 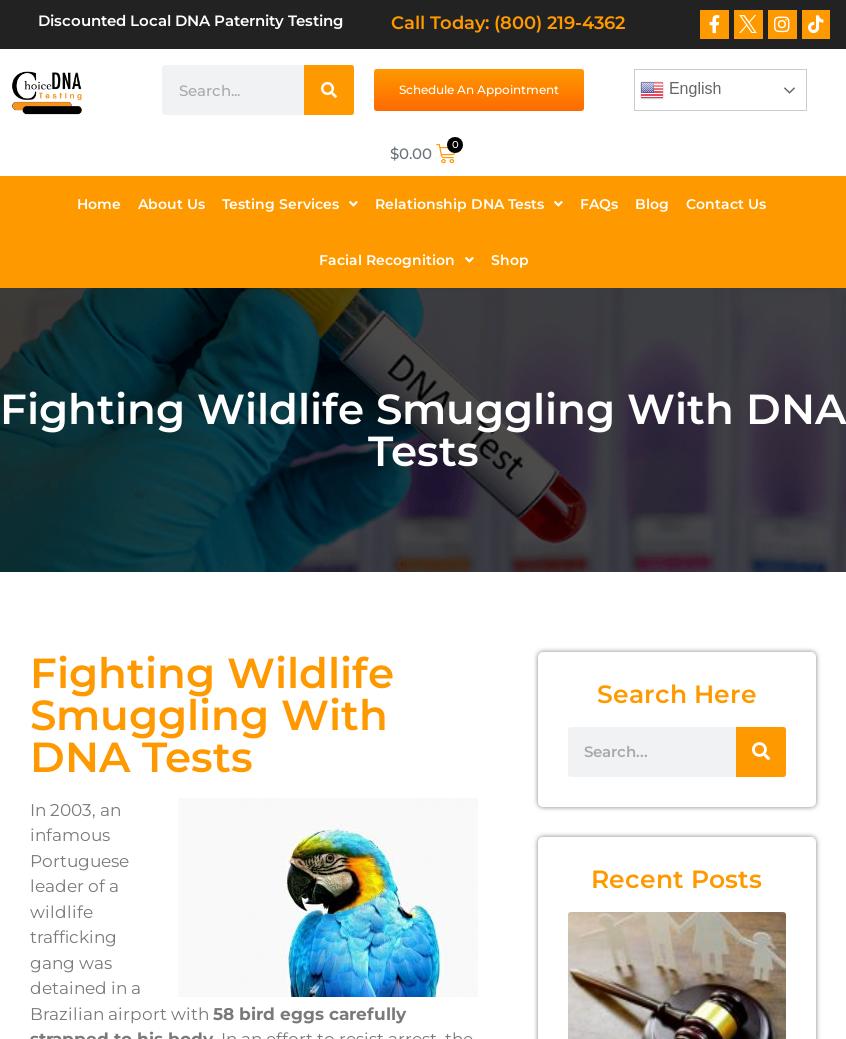 What do you see at coordinates (388, 152) in the screenshot?
I see `'$'` at bounding box center [388, 152].